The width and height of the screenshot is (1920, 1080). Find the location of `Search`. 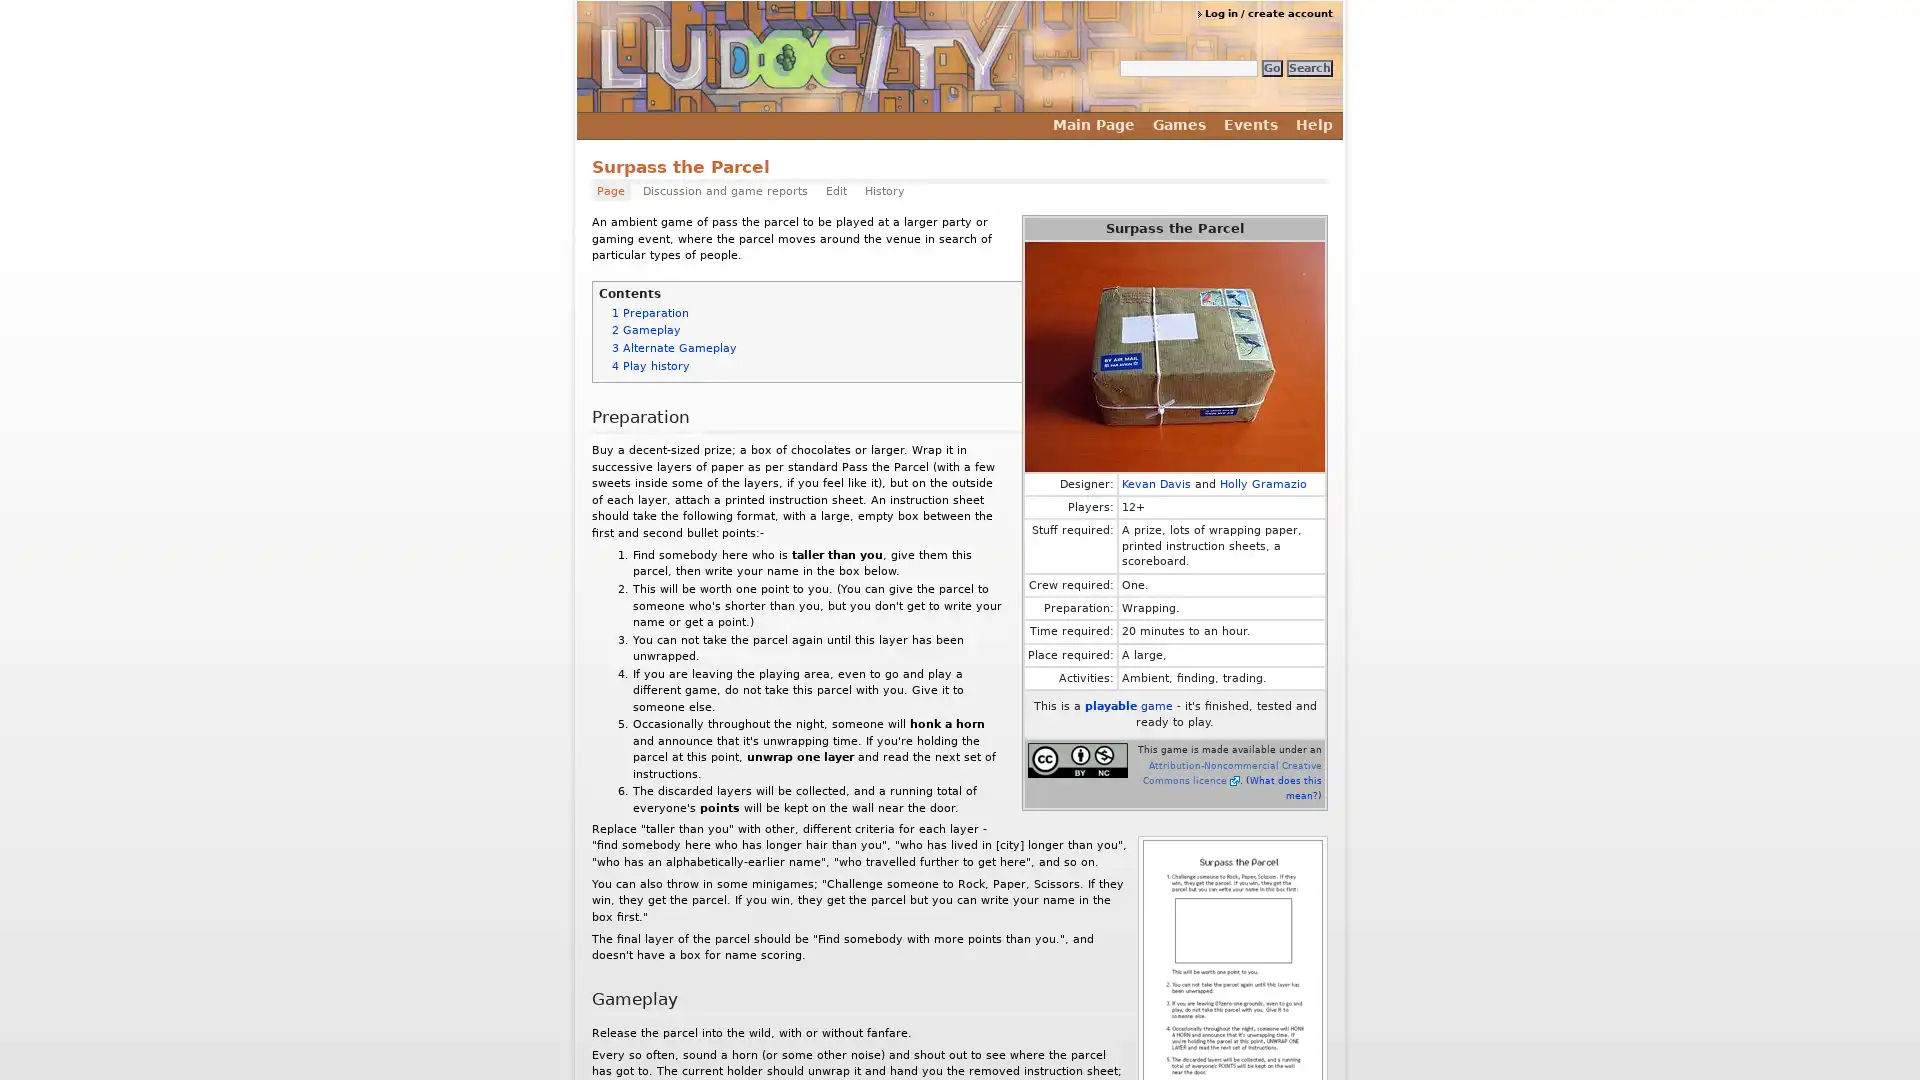

Search is located at coordinates (1310, 67).